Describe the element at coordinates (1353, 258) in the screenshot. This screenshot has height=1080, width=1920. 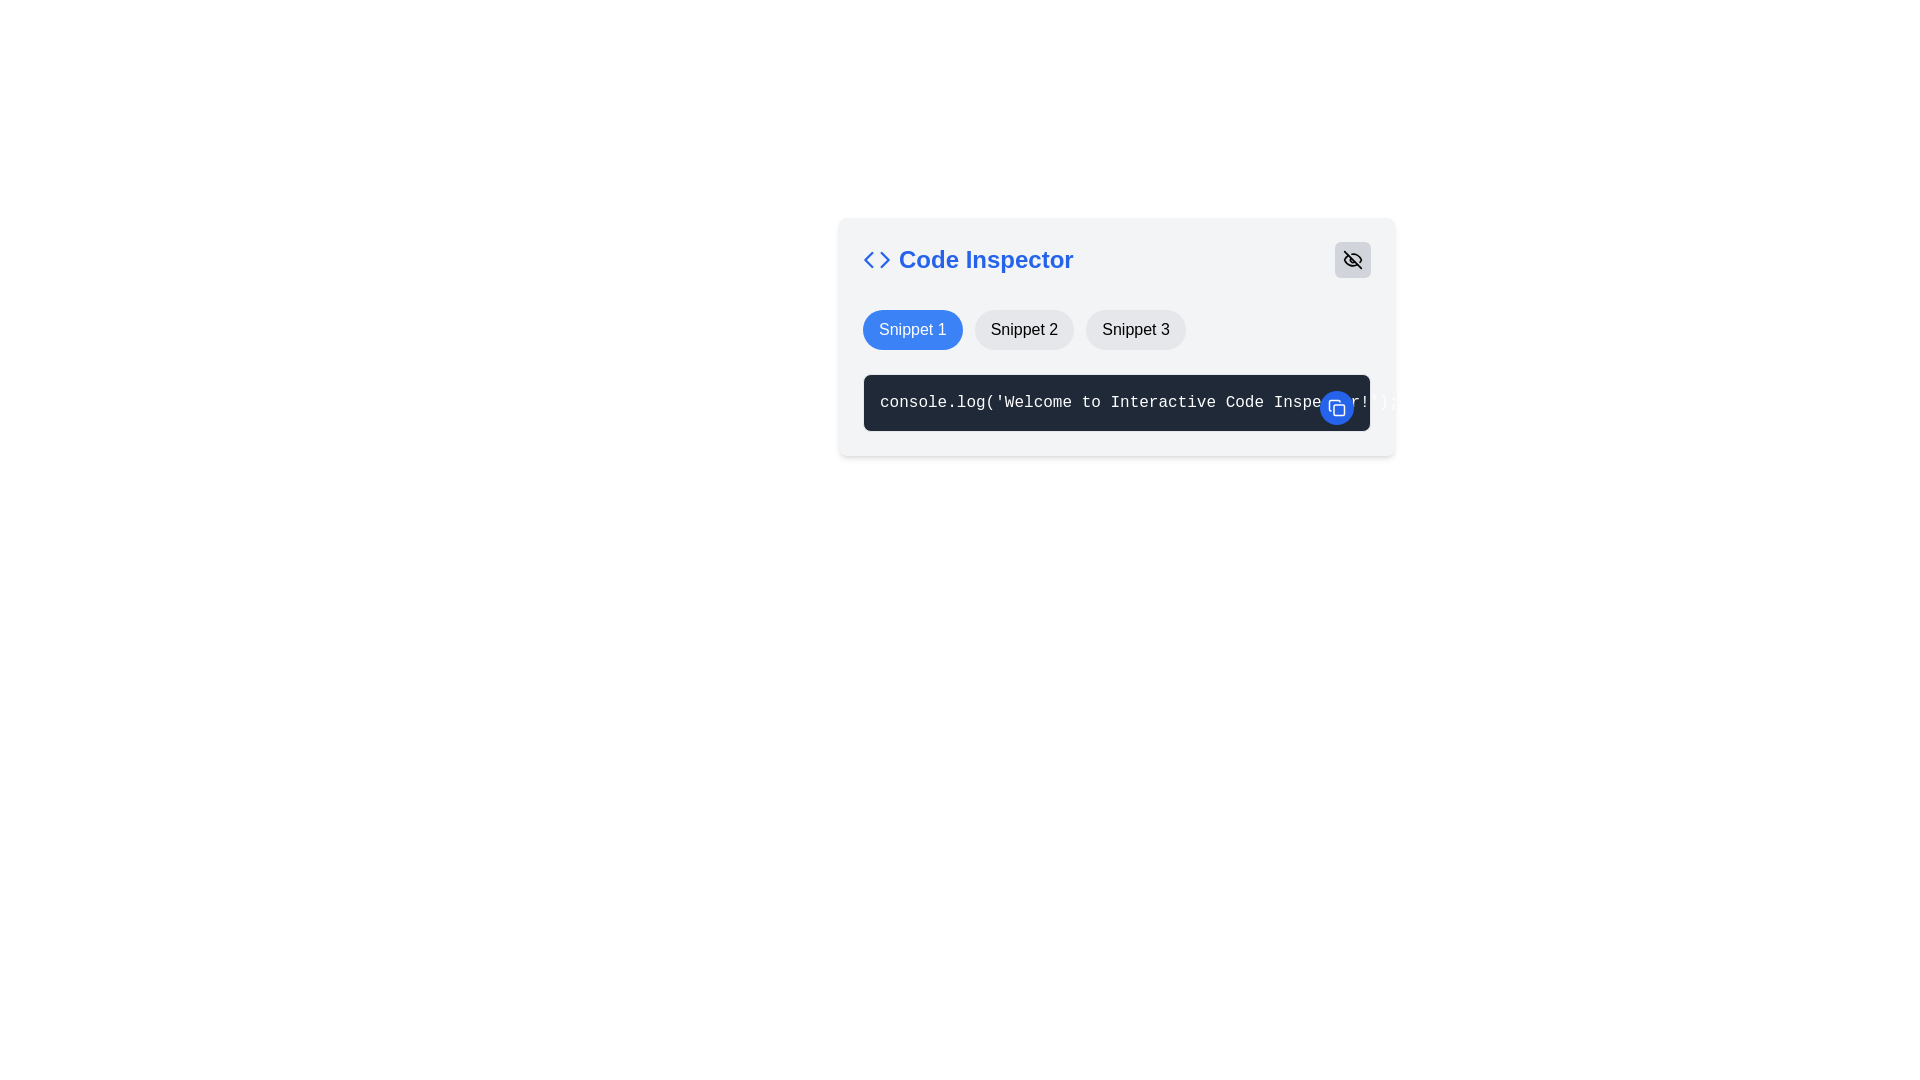
I see `the eye symbol icon within the SVG element, which is styled with a diagonal line indicating a visibility toggle function, located in the top-right region of the 'Code Inspector' panel` at that location.